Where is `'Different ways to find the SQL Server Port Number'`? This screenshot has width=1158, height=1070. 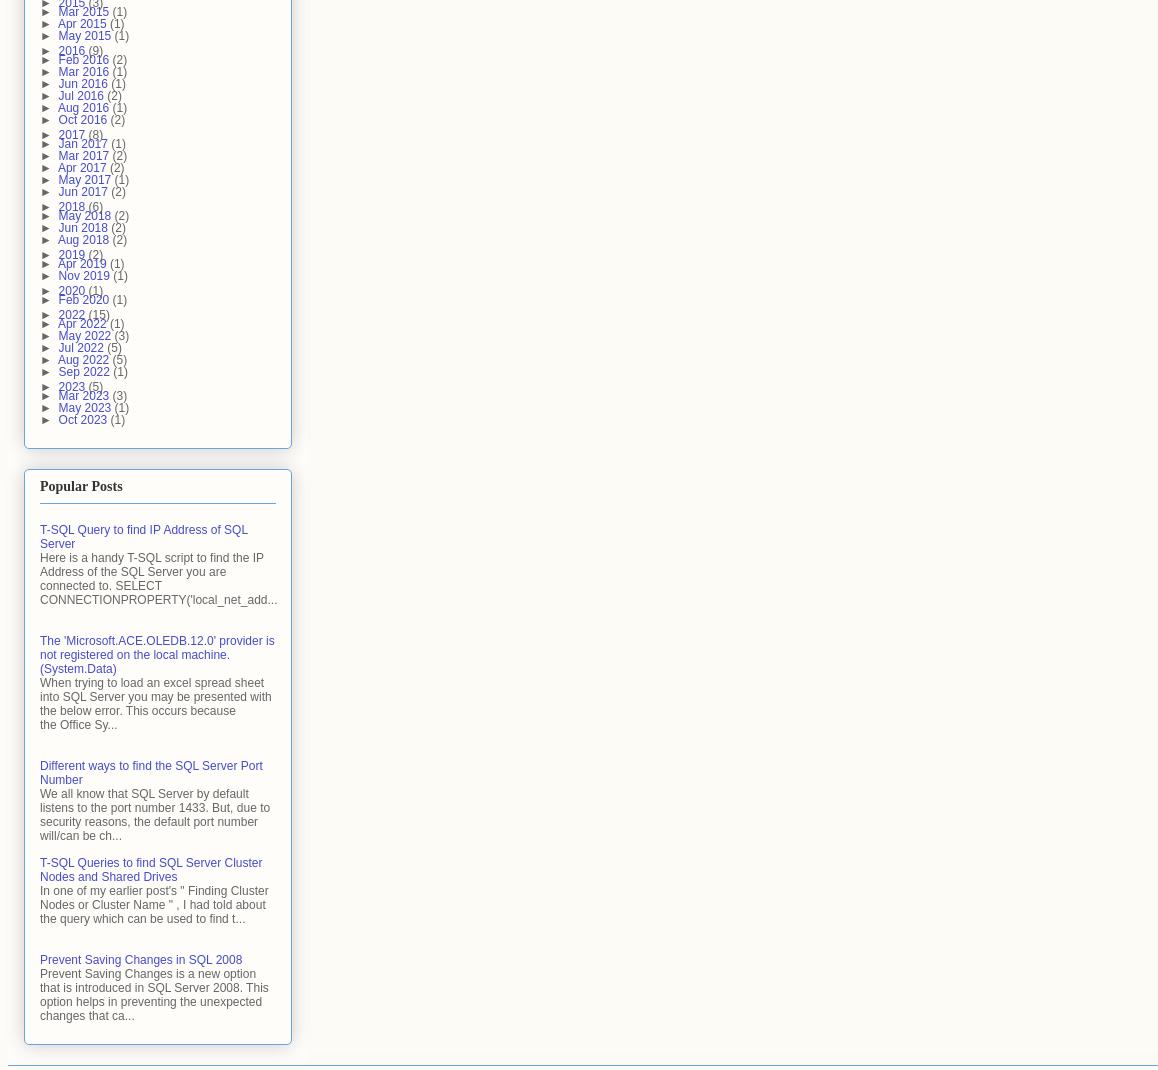 'Different ways to find the SQL Server Port Number' is located at coordinates (150, 771).